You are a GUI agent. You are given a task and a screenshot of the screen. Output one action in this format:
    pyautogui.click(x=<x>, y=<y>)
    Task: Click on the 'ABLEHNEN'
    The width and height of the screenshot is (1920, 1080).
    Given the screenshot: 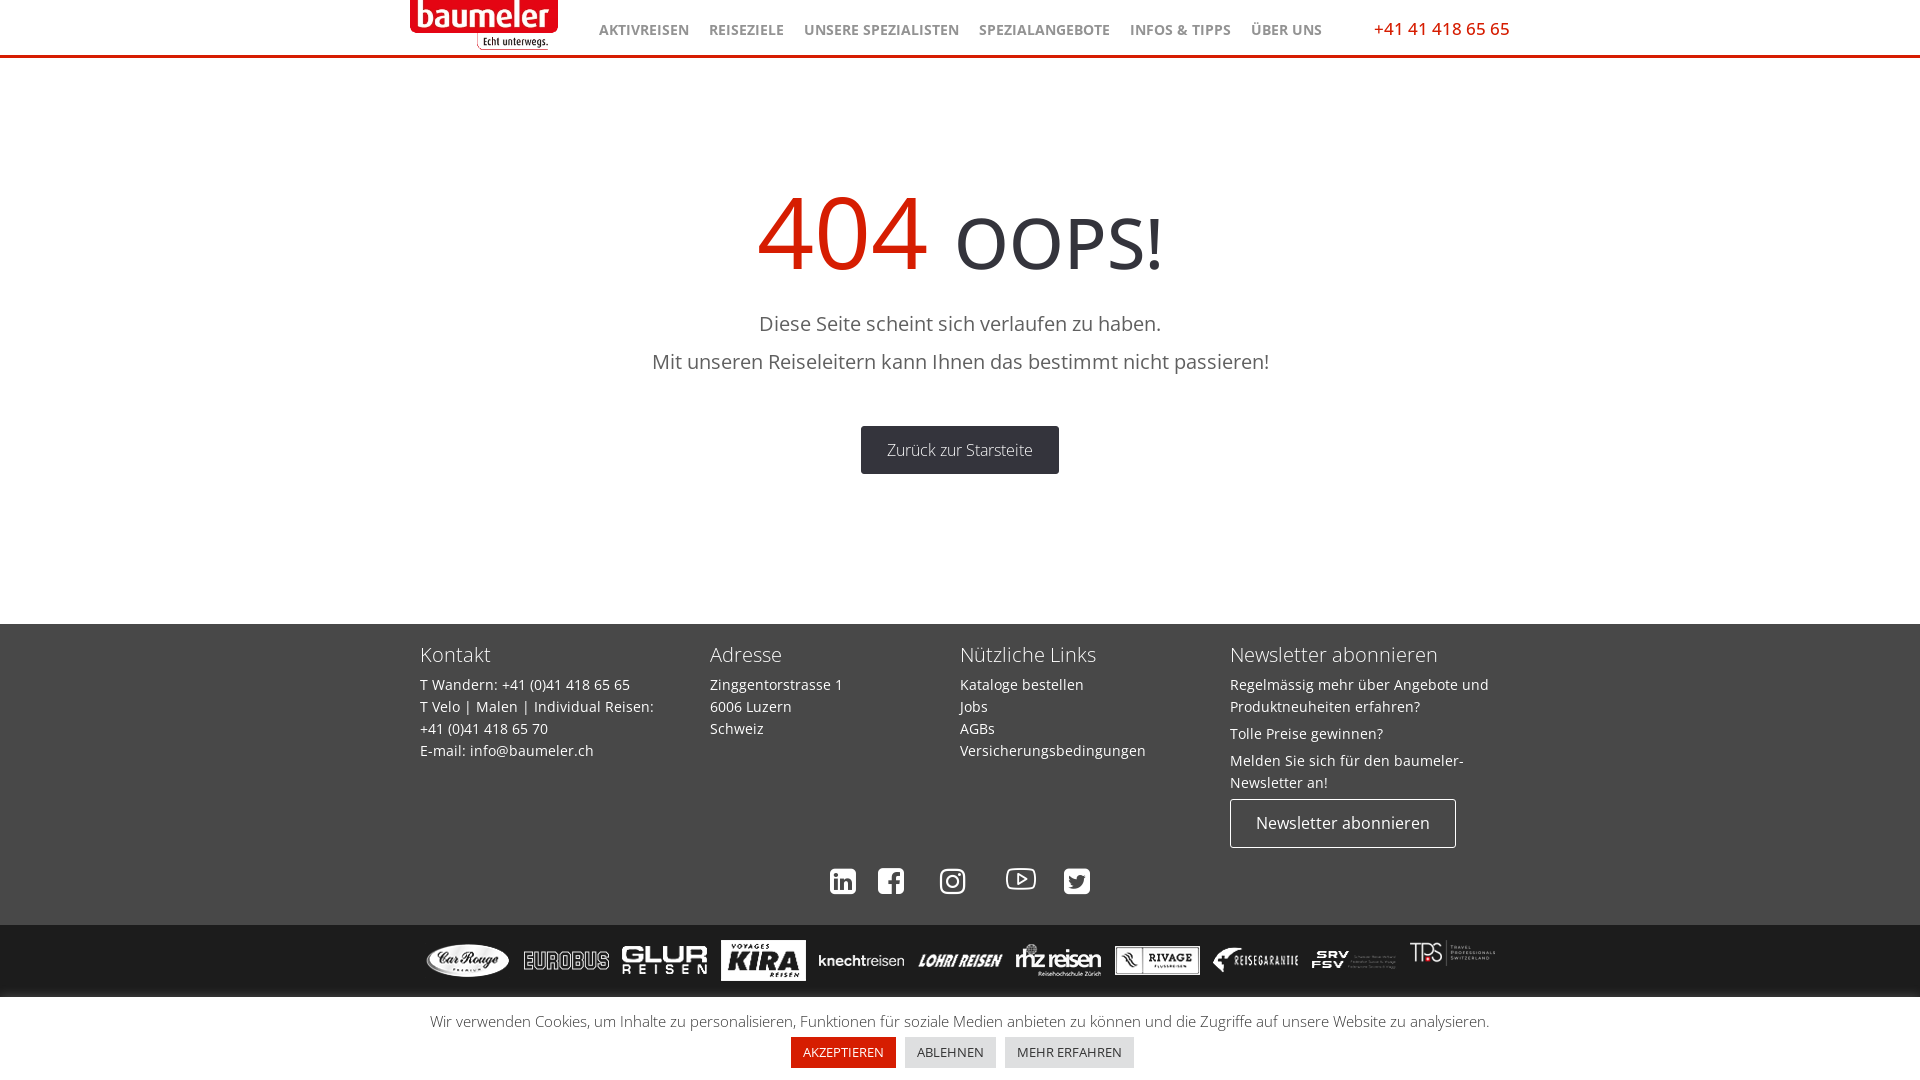 What is the action you would take?
    pyautogui.click(x=949, y=1051)
    